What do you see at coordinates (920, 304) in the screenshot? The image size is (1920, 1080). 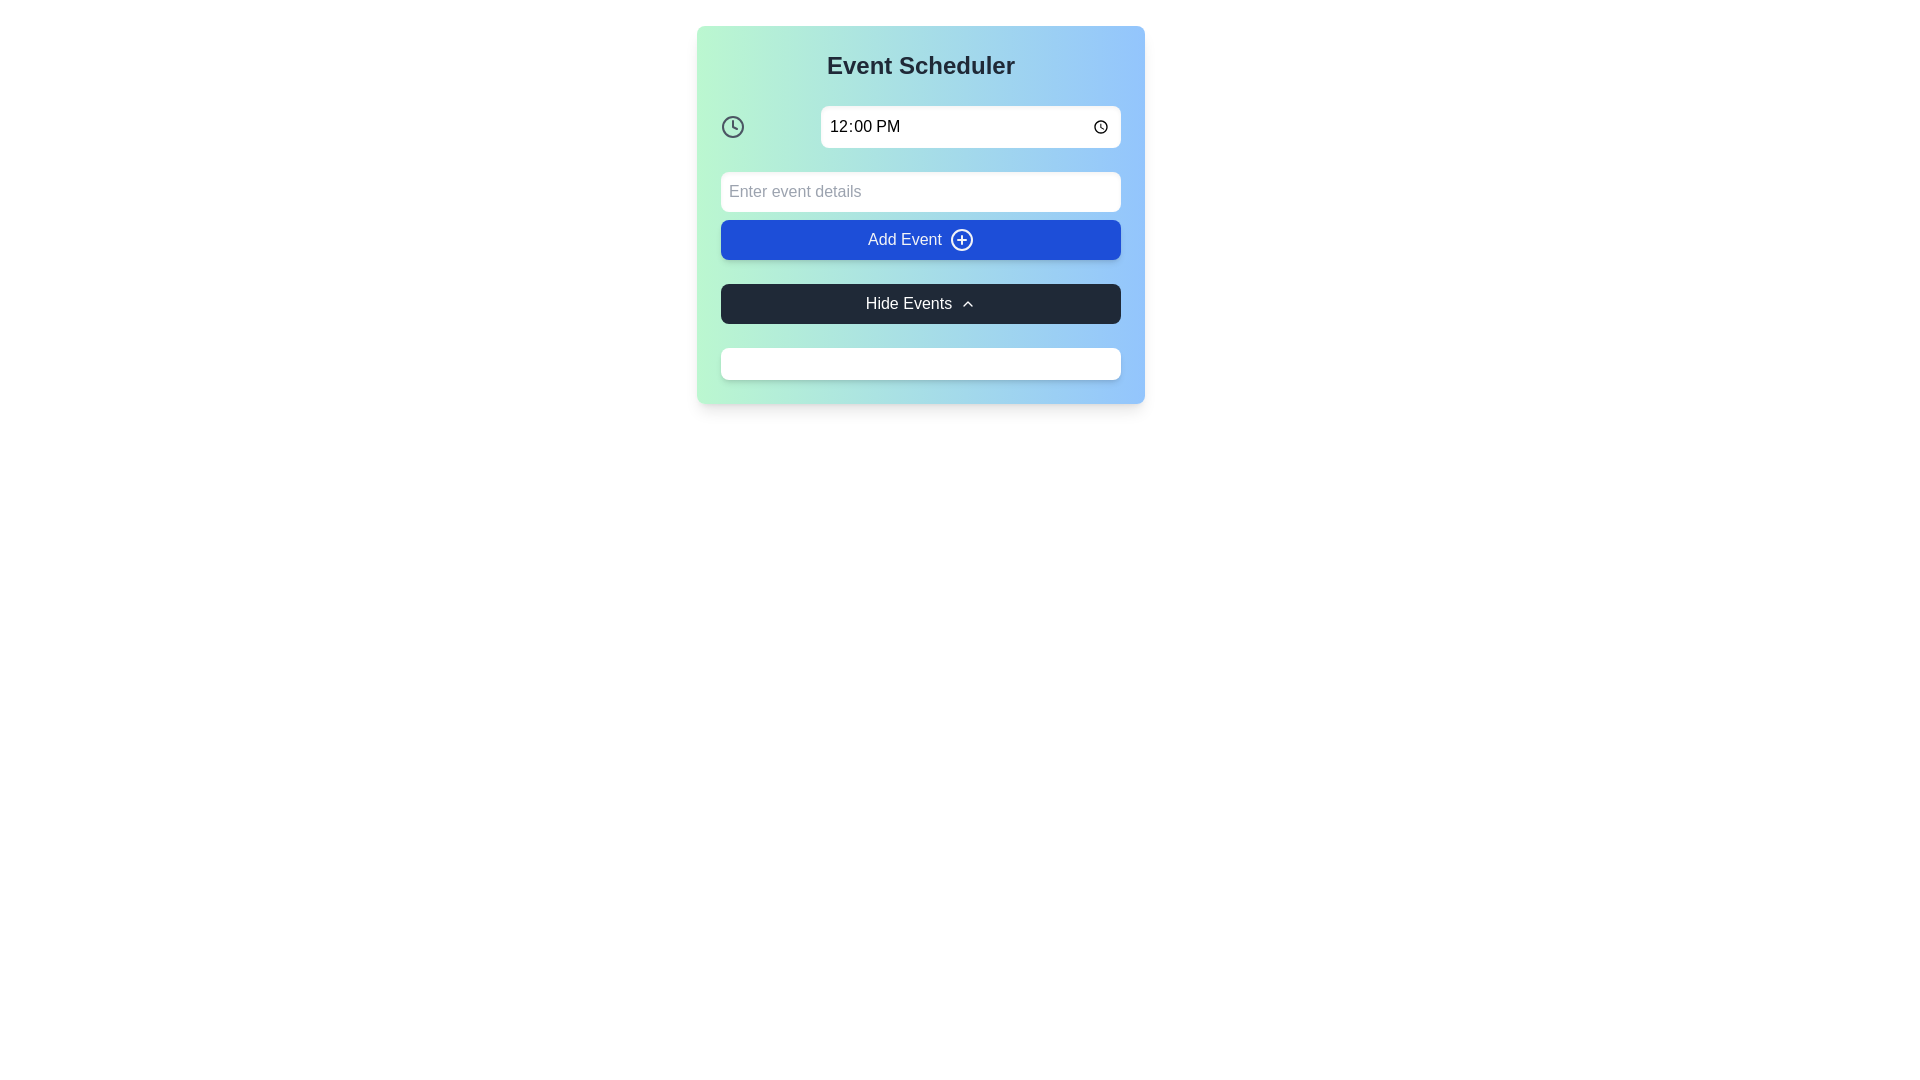 I see `the collapse/hide button located centrally in the interface panel, positioned below the 'Add Event' button and above a blank input field` at bounding box center [920, 304].